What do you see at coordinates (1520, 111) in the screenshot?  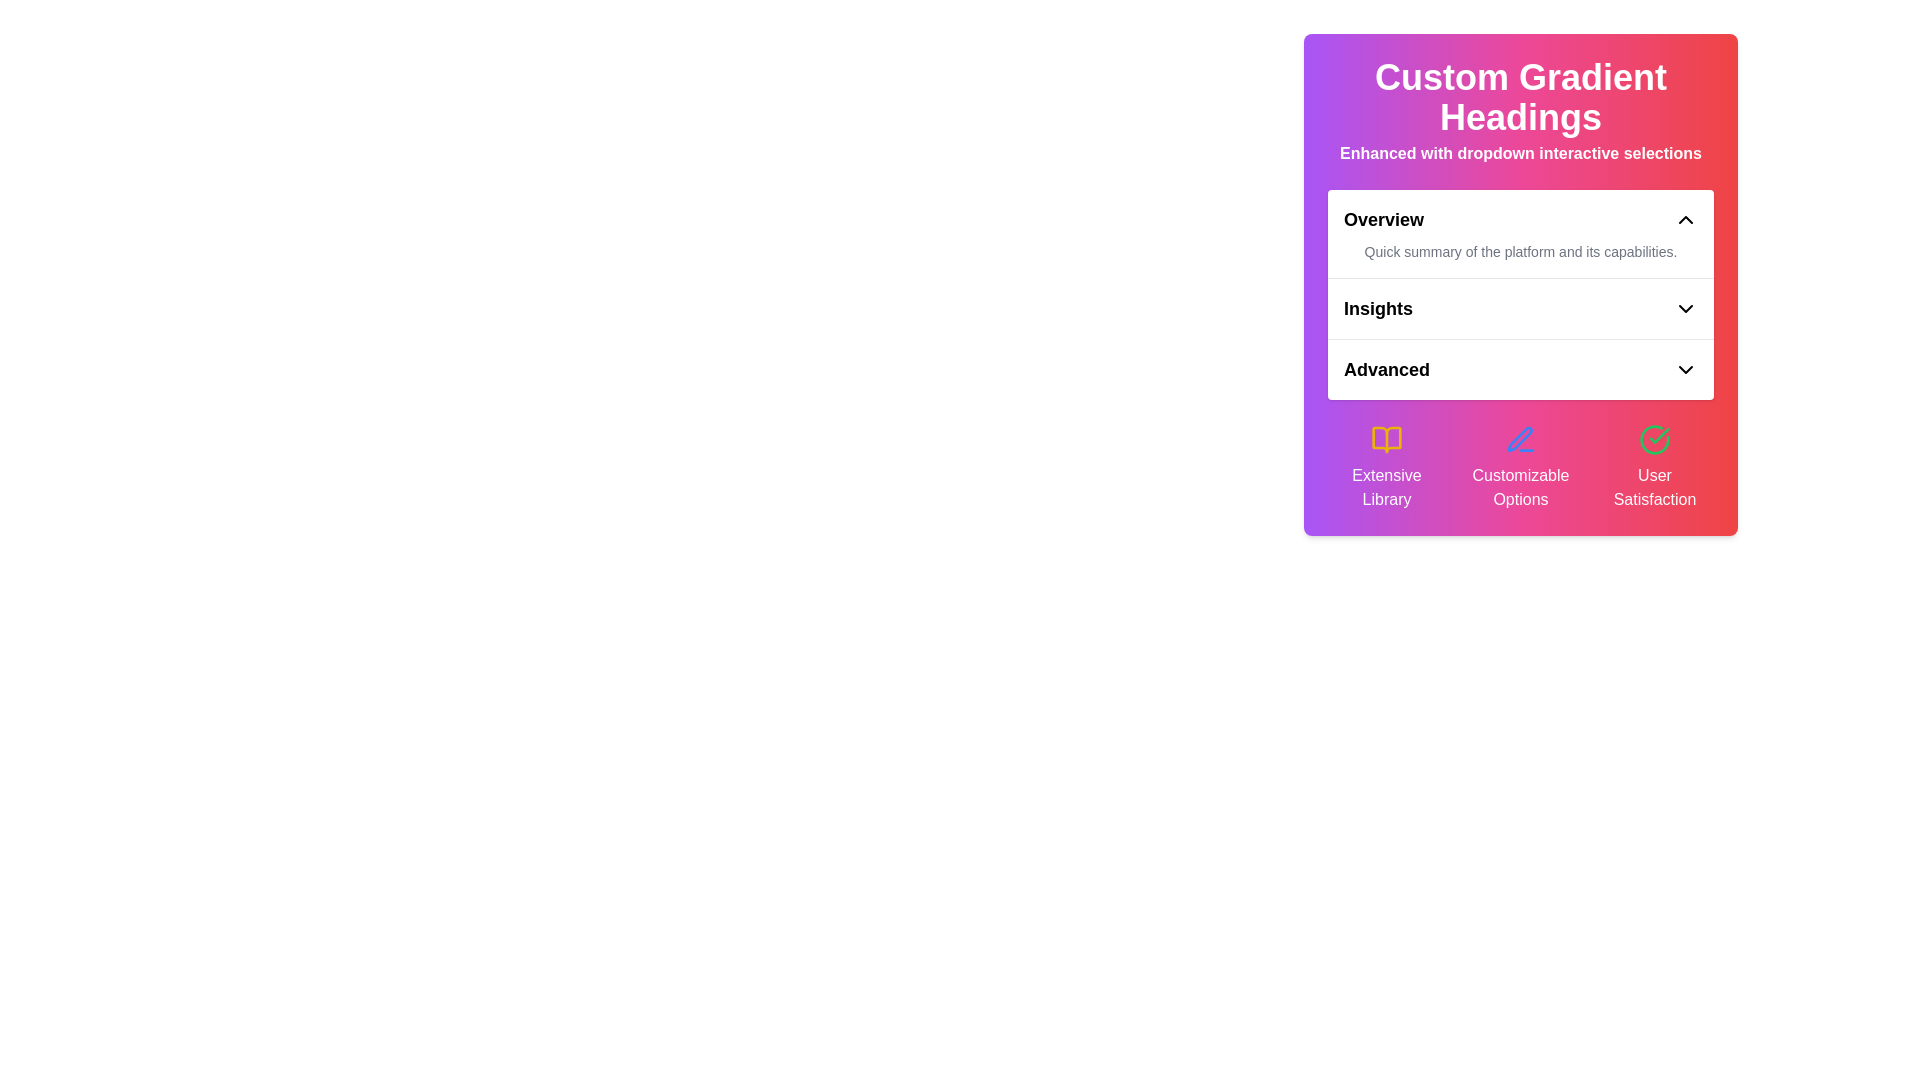 I see `the text block titled 'Custom Gradient Headings' with subtitle 'Enhanced with dropdown interactive selections', located at the top of the card with a gradient background` at bounding box center [1520, 111].